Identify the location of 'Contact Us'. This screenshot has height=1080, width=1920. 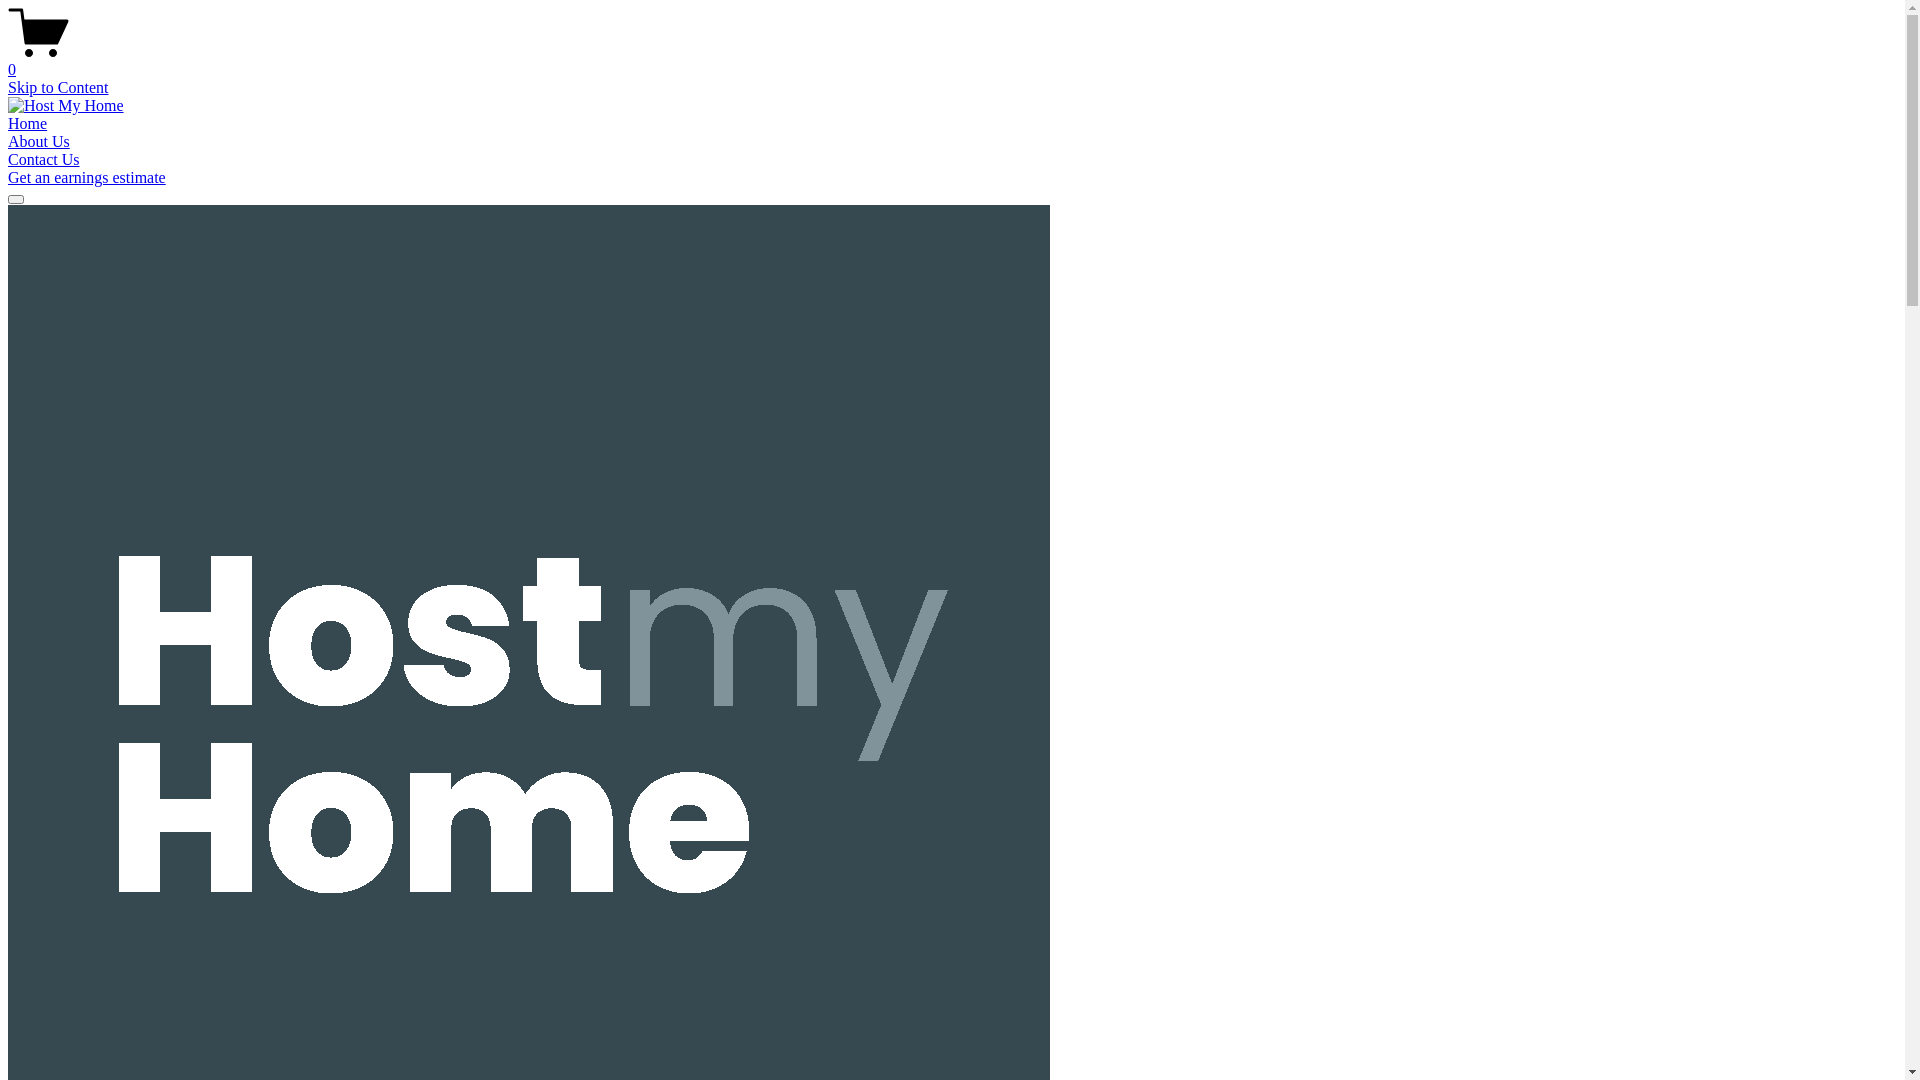
(43, 158).